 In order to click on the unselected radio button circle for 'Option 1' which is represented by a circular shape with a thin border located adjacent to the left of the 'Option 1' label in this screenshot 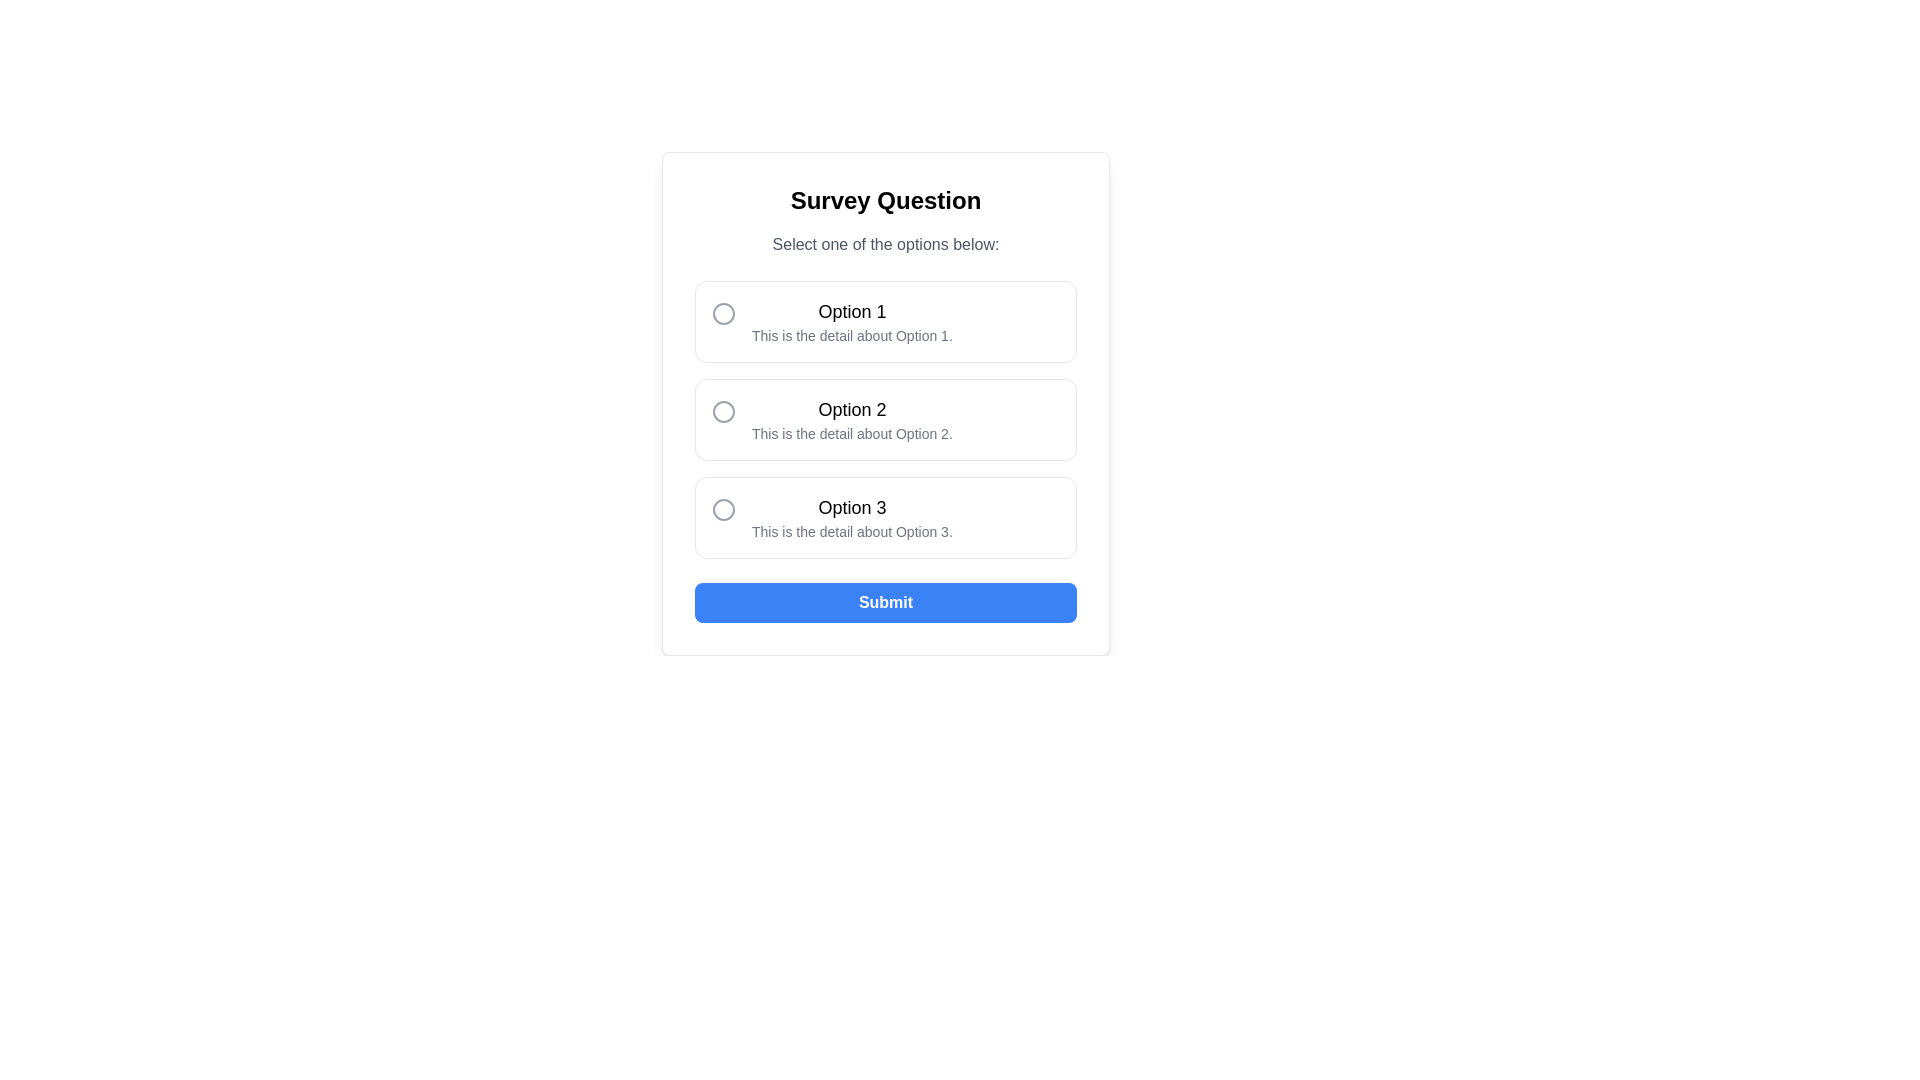, I will do `click(723, 313)`.